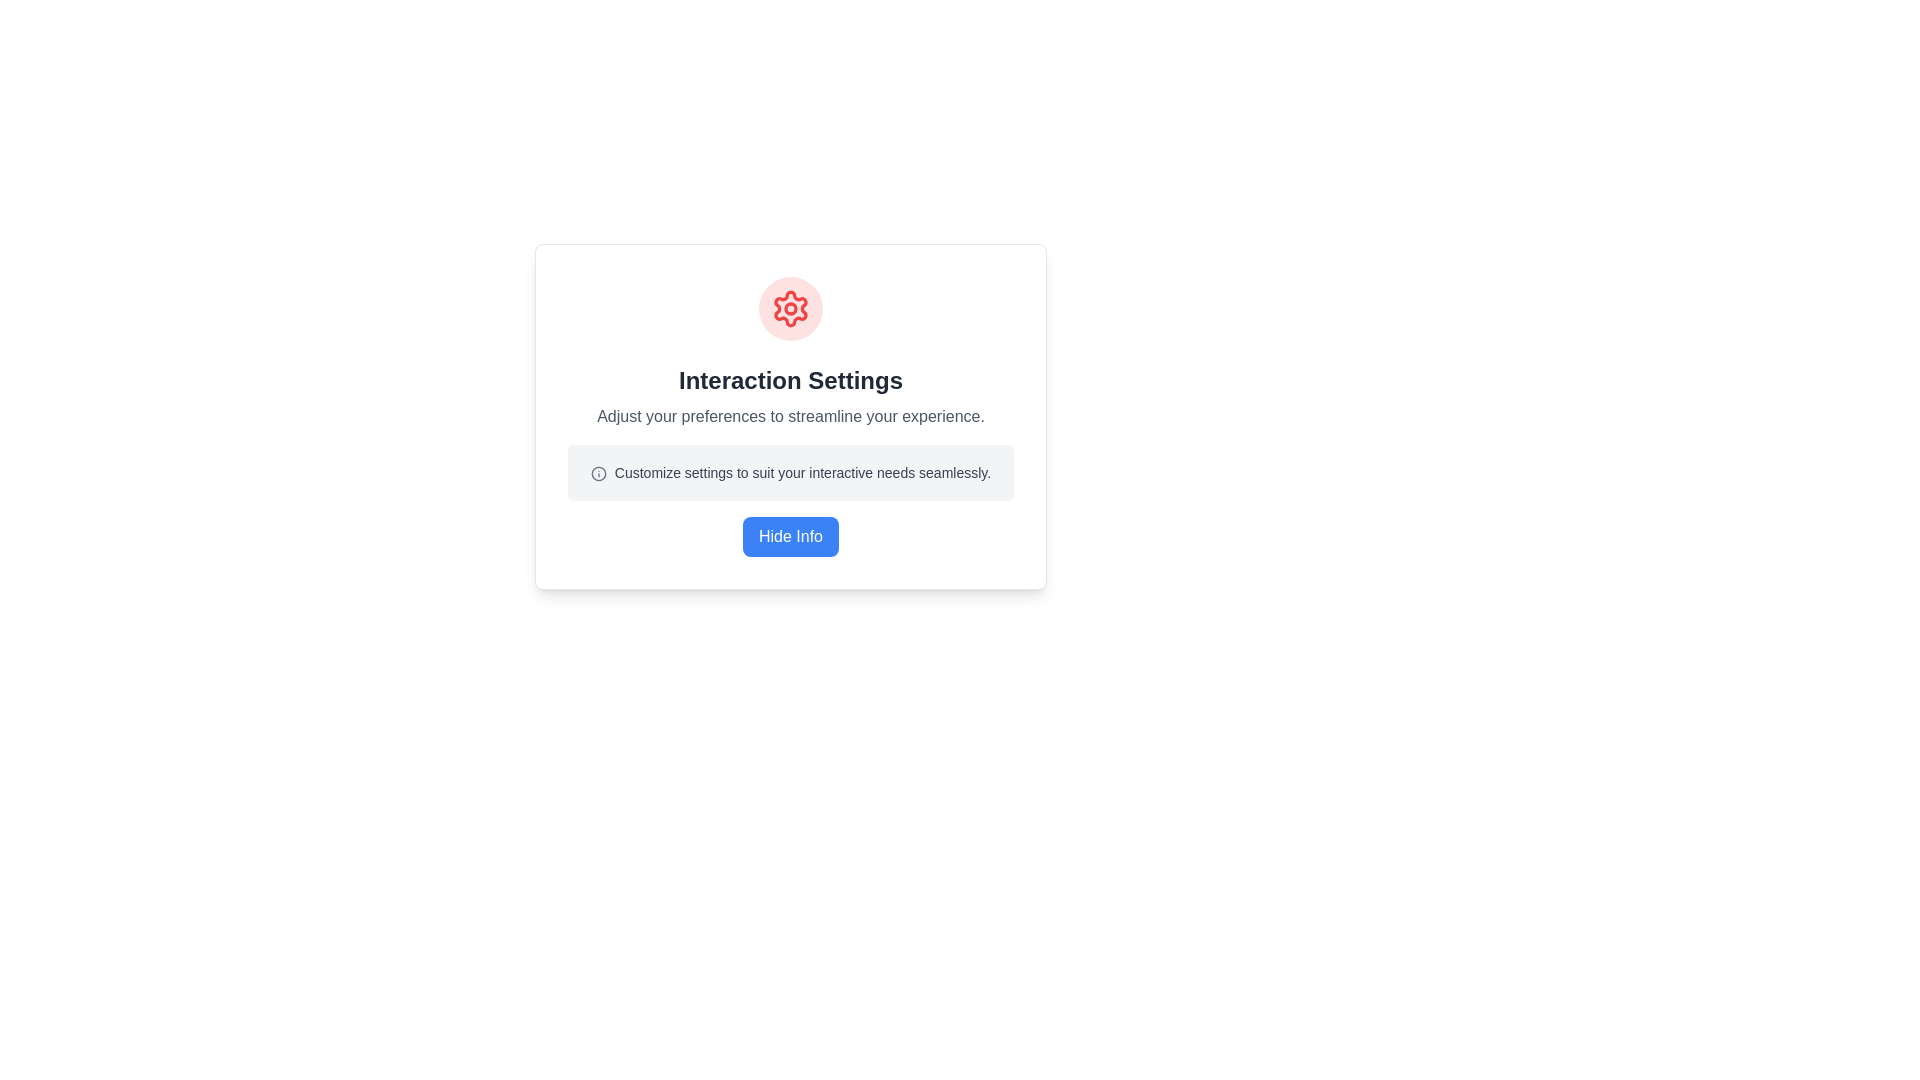  What do you see at coordinates (597, 473) in the screenshot?
I see `the small circular information icon with a light-gray outline, which is the first element to the left of the text 'Customize settings to suit your interactive needs seamlessly'` at bounding box center [597, 473].